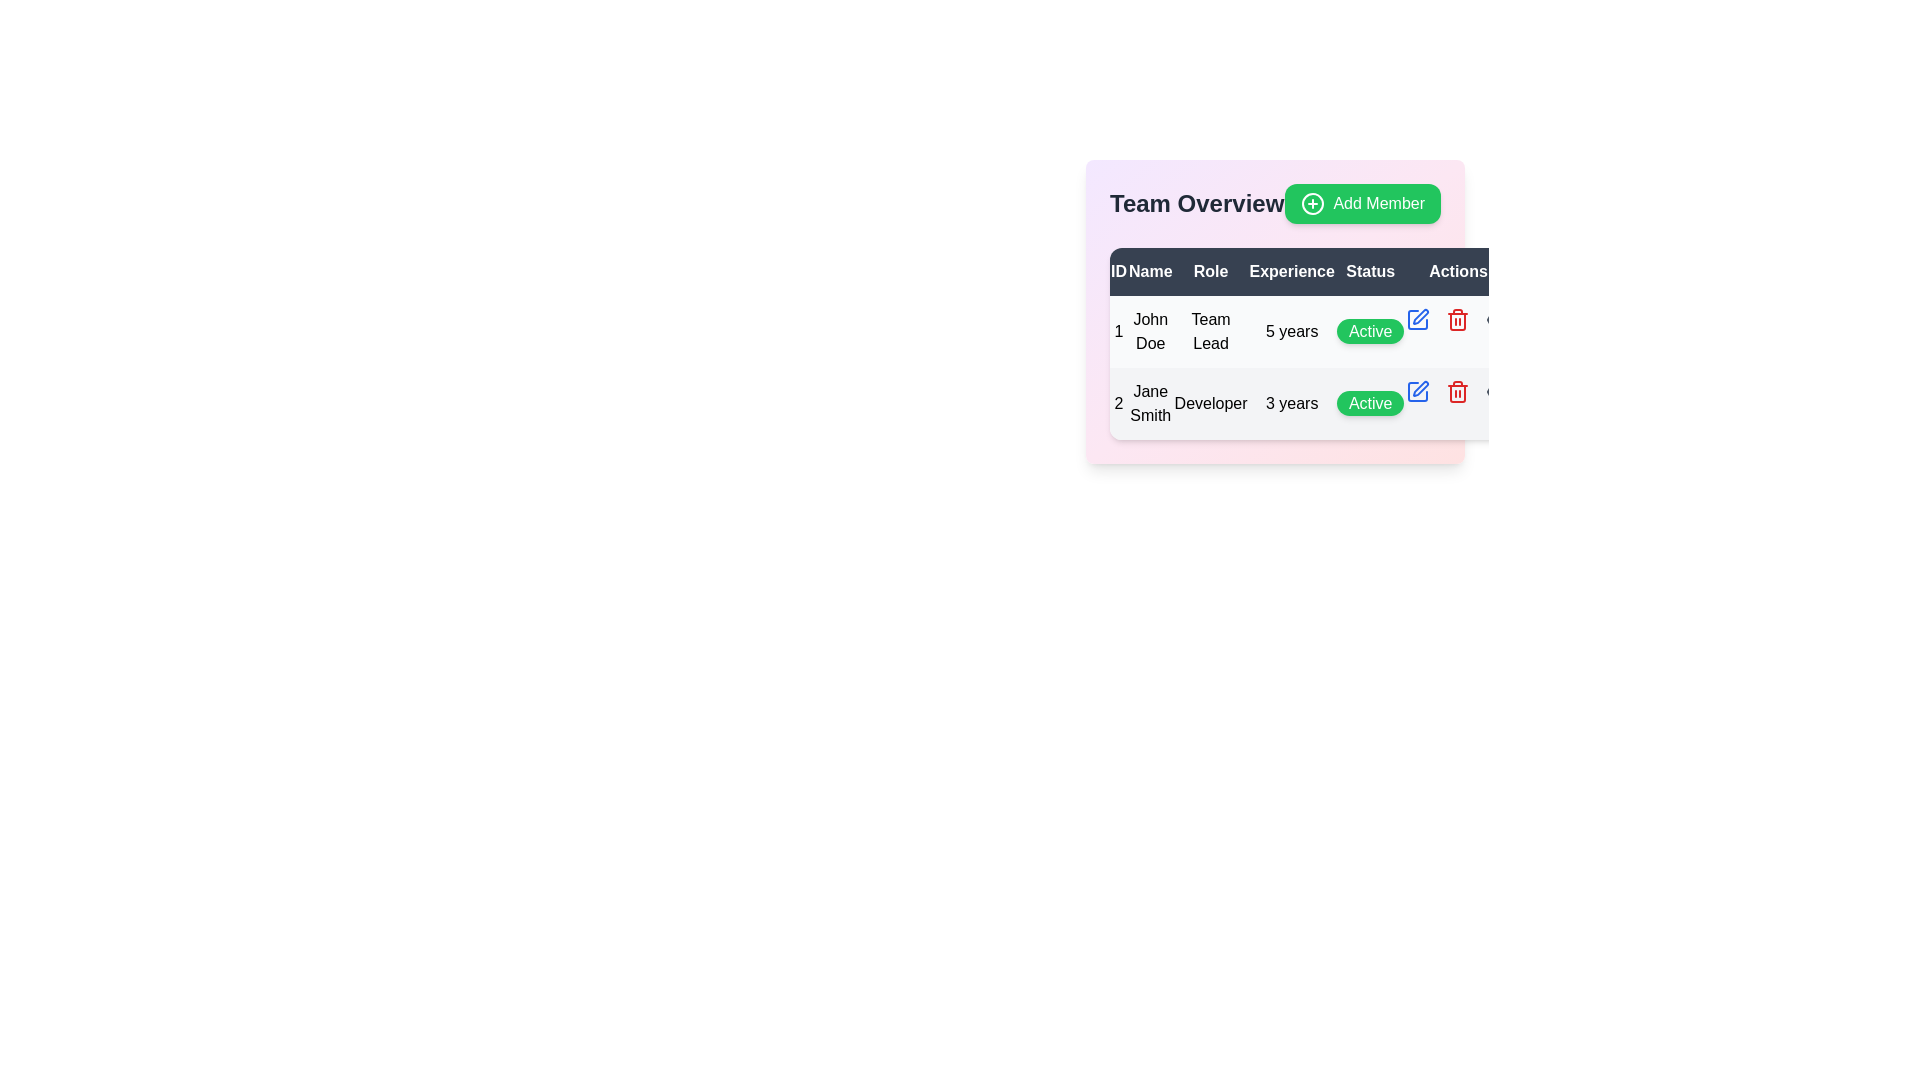  Describe the element at coordinates (1292, 404) in the screenshot. I see `the static text field indicating the duration of experience for an individual, located in the fourth column labeled 'Experience' within the second row of the table` at that location.